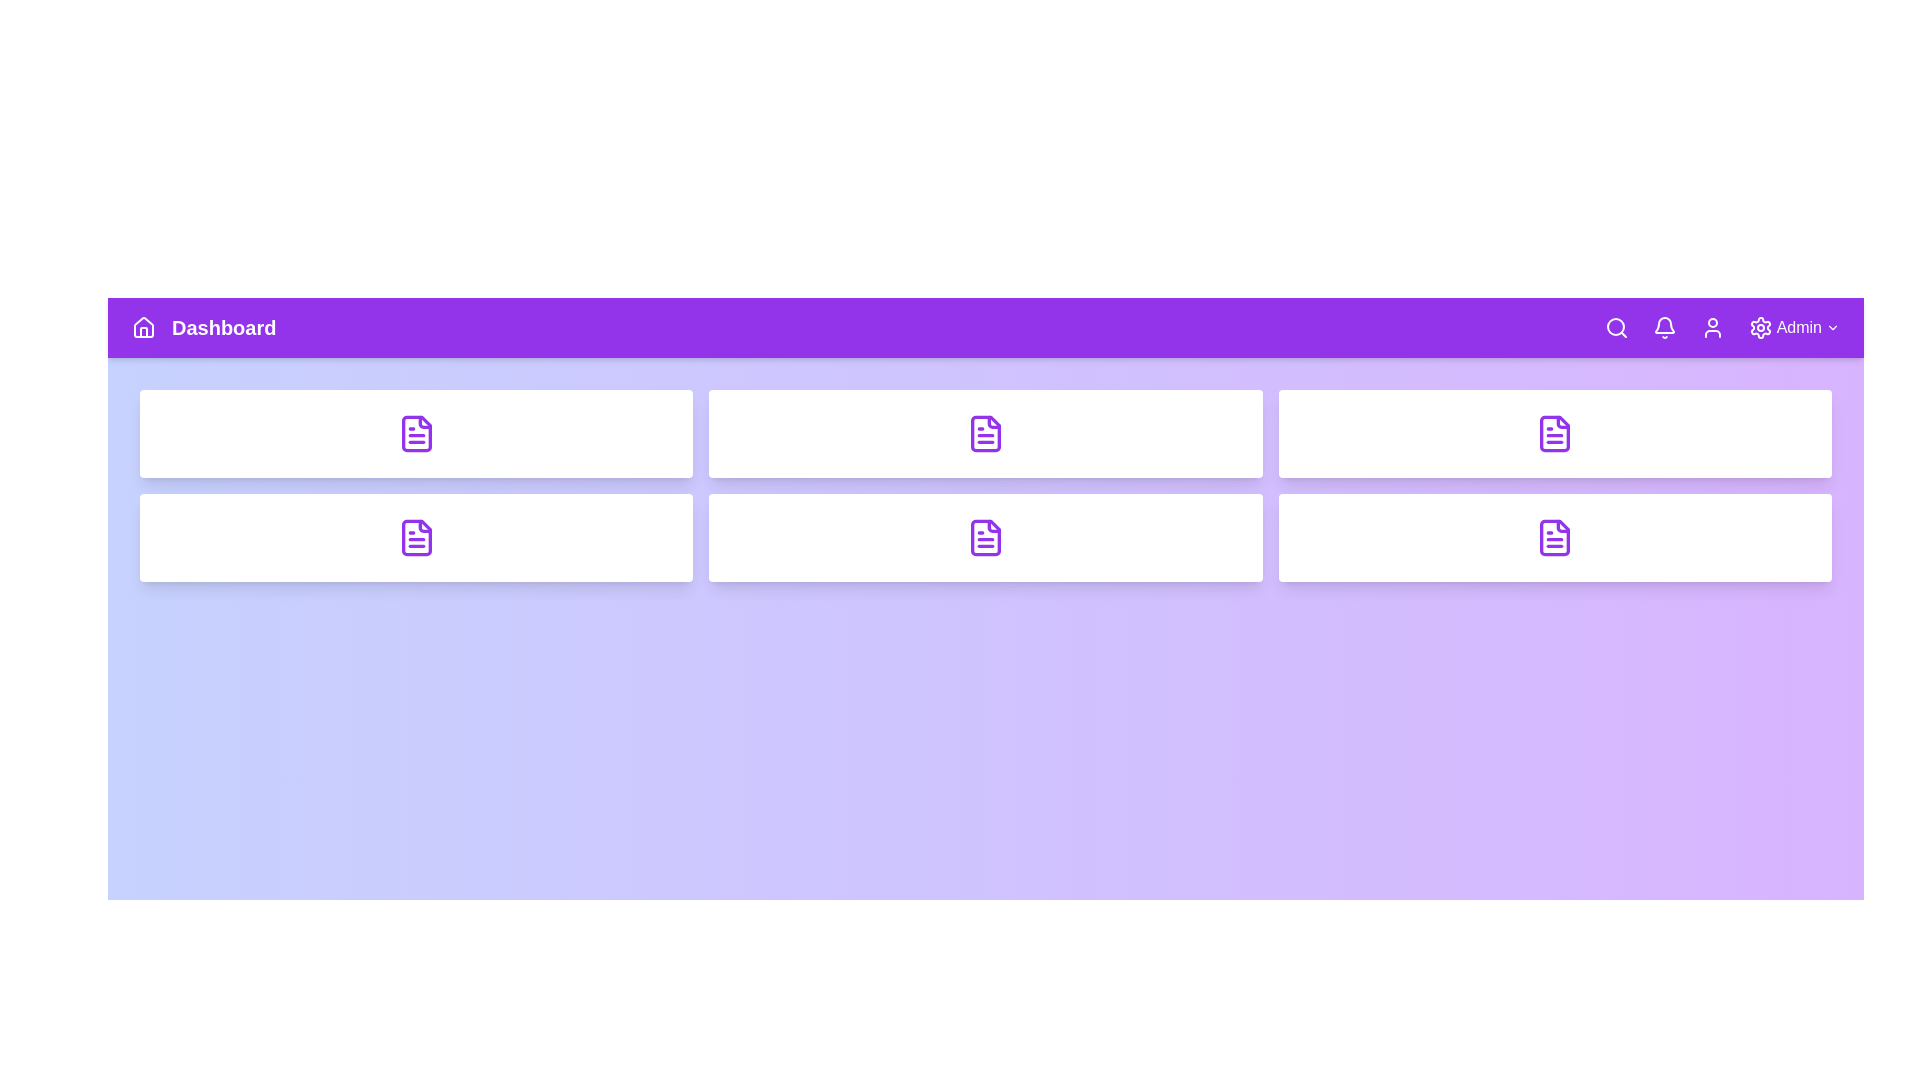 Image resolution: width=1920 pixels, height=1080 pixels. What do you see at coordinates (143, 326) in the screenshot?
I see `the Home navigation icon` at bounding box center [143, 326].